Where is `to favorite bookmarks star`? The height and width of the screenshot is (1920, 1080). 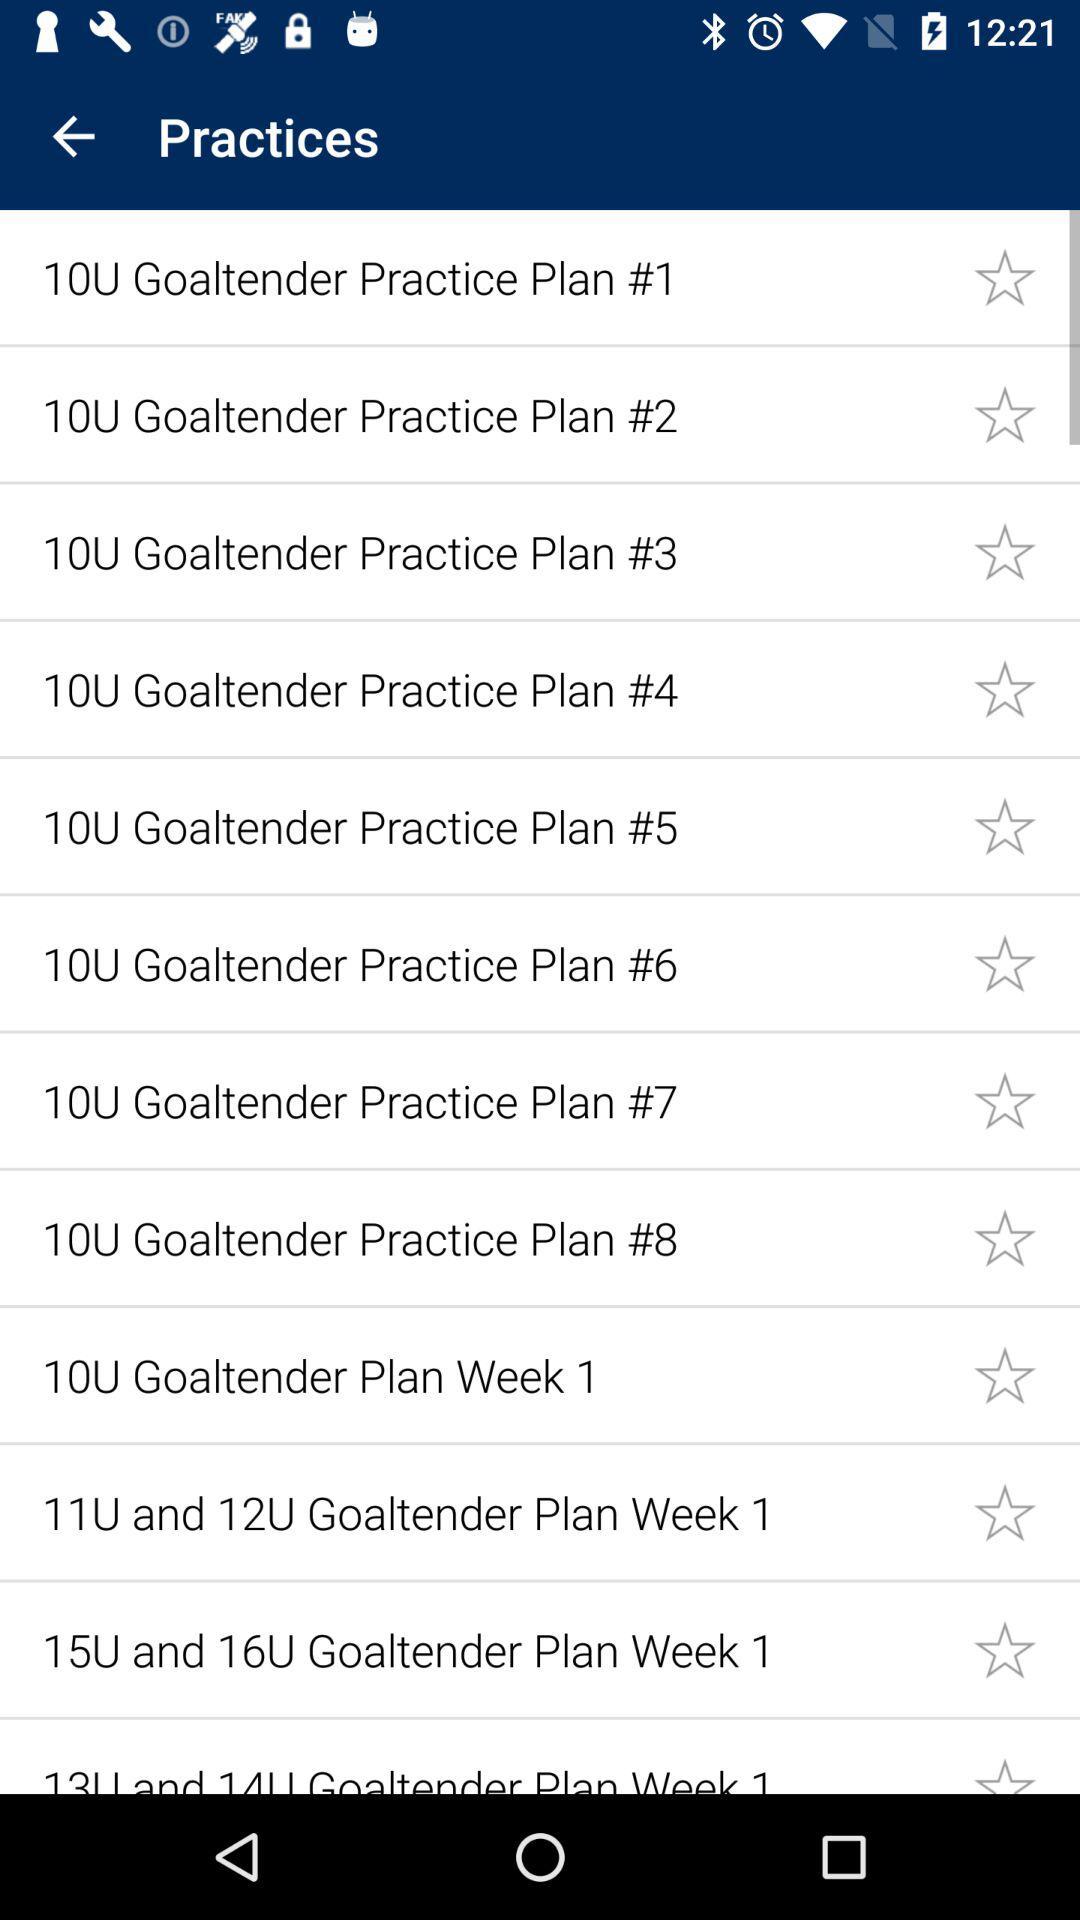
to favorite bookmarks star is located at coordinates (1026, 825).